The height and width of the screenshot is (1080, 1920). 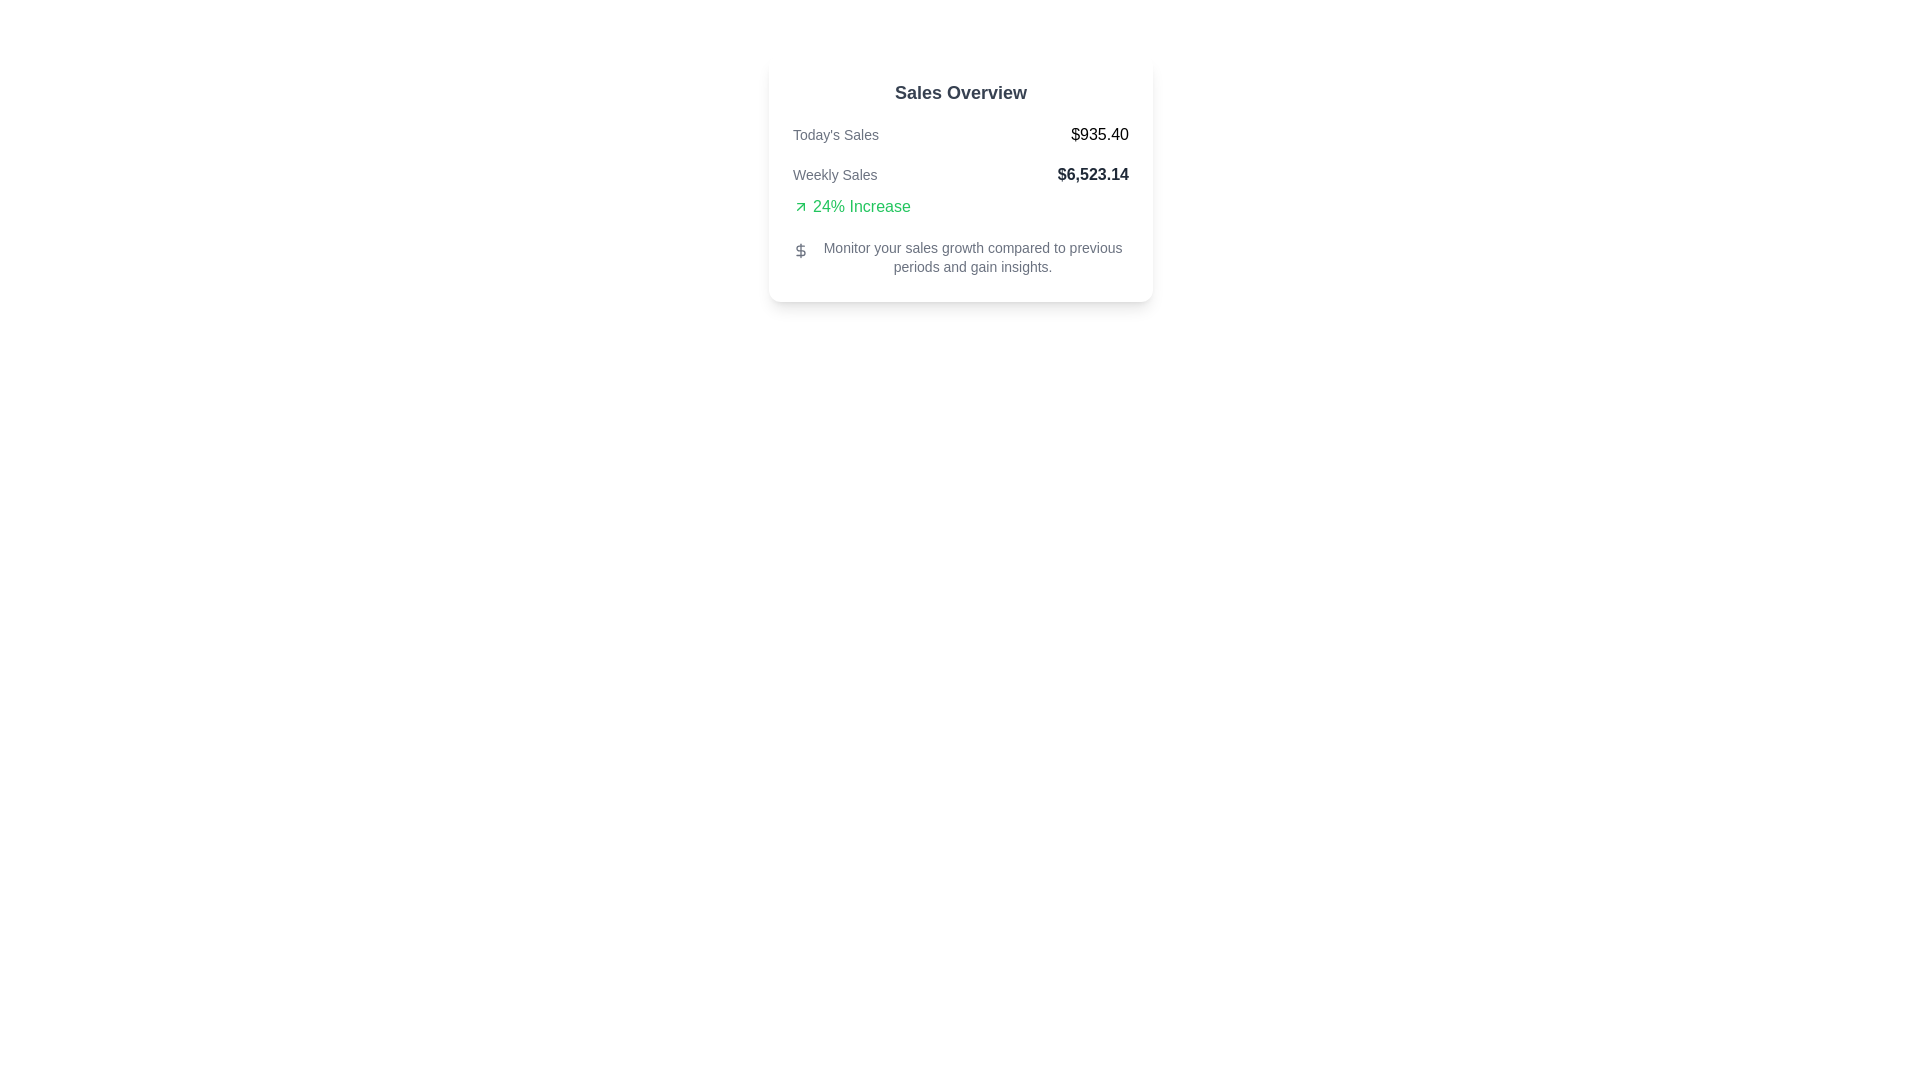 What do you see at coordinates (1099, 135) in the screenshot?
I see `the text label that displays today's sales amount, which is located to the right of the 'Today's Sales' text within the card` at bounding box center [1099, 135].